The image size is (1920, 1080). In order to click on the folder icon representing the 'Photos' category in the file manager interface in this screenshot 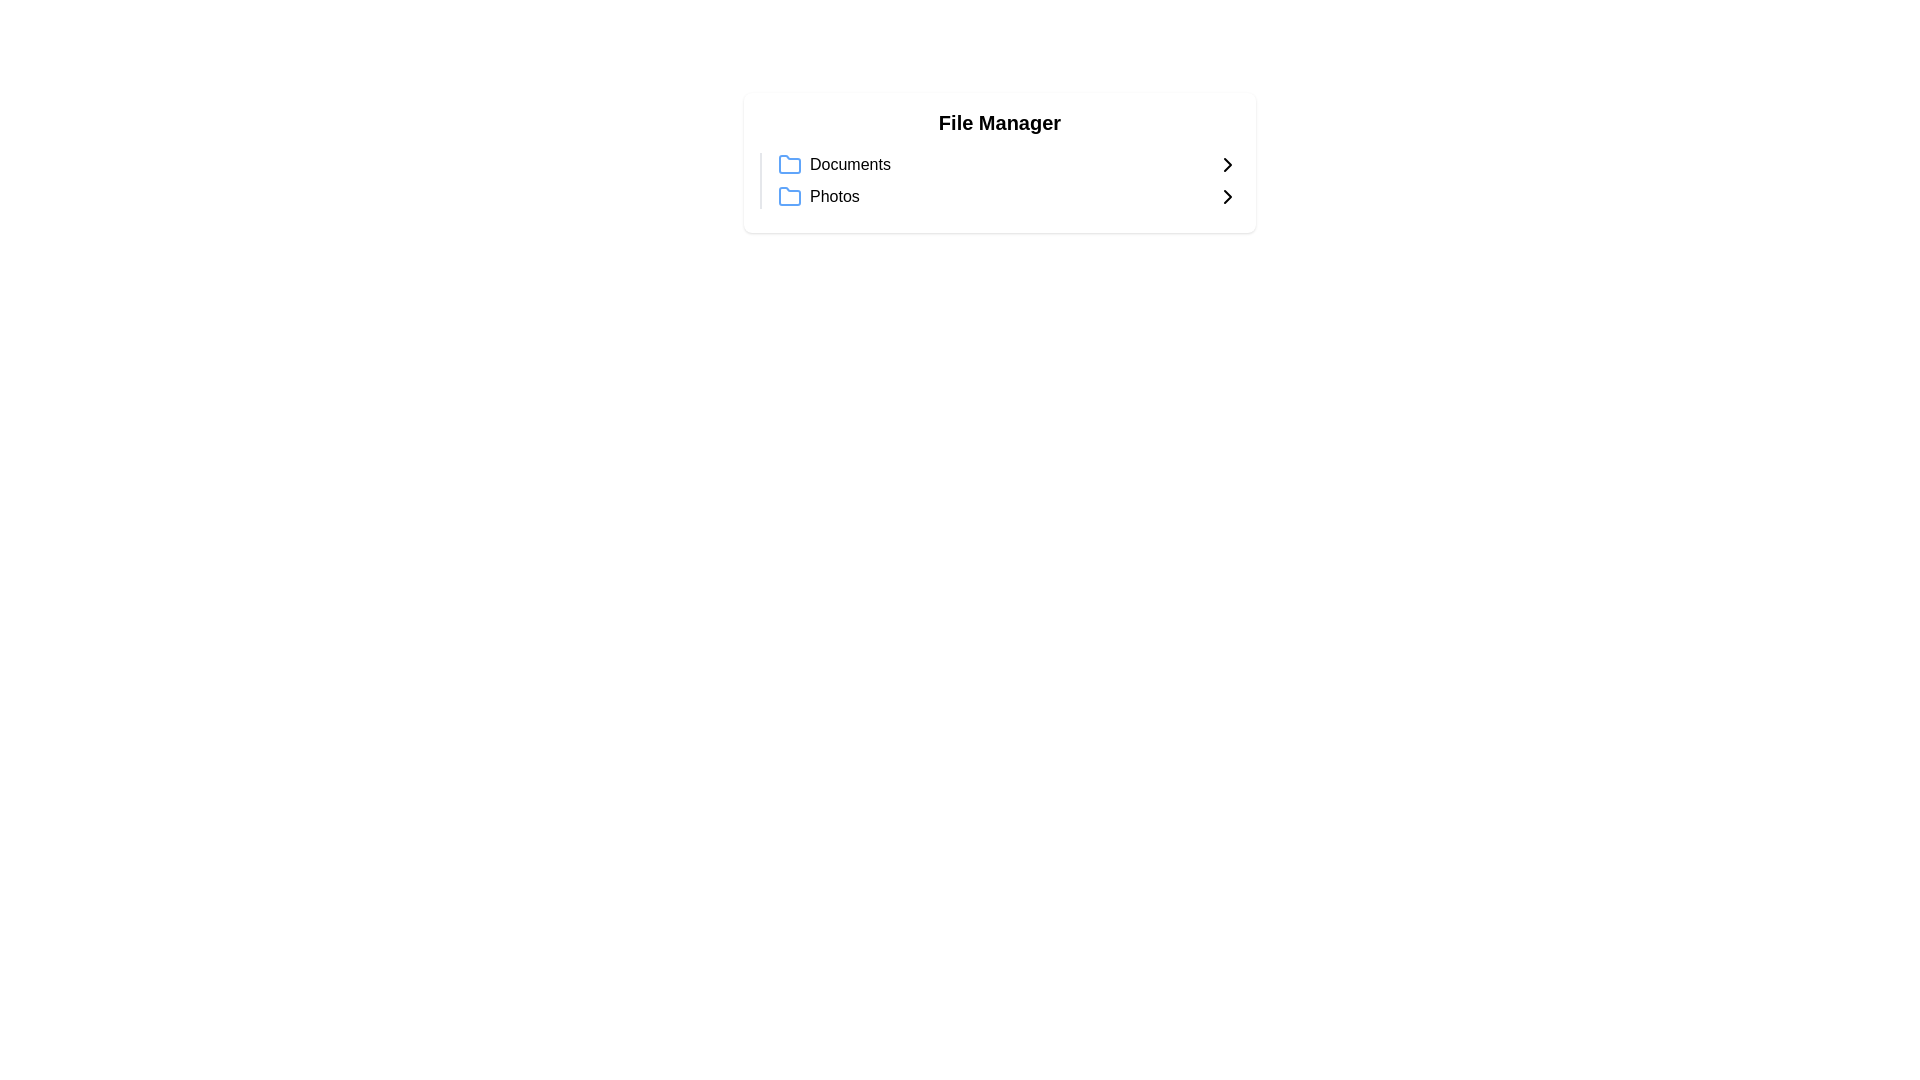, I will do `click(789, 163)`.